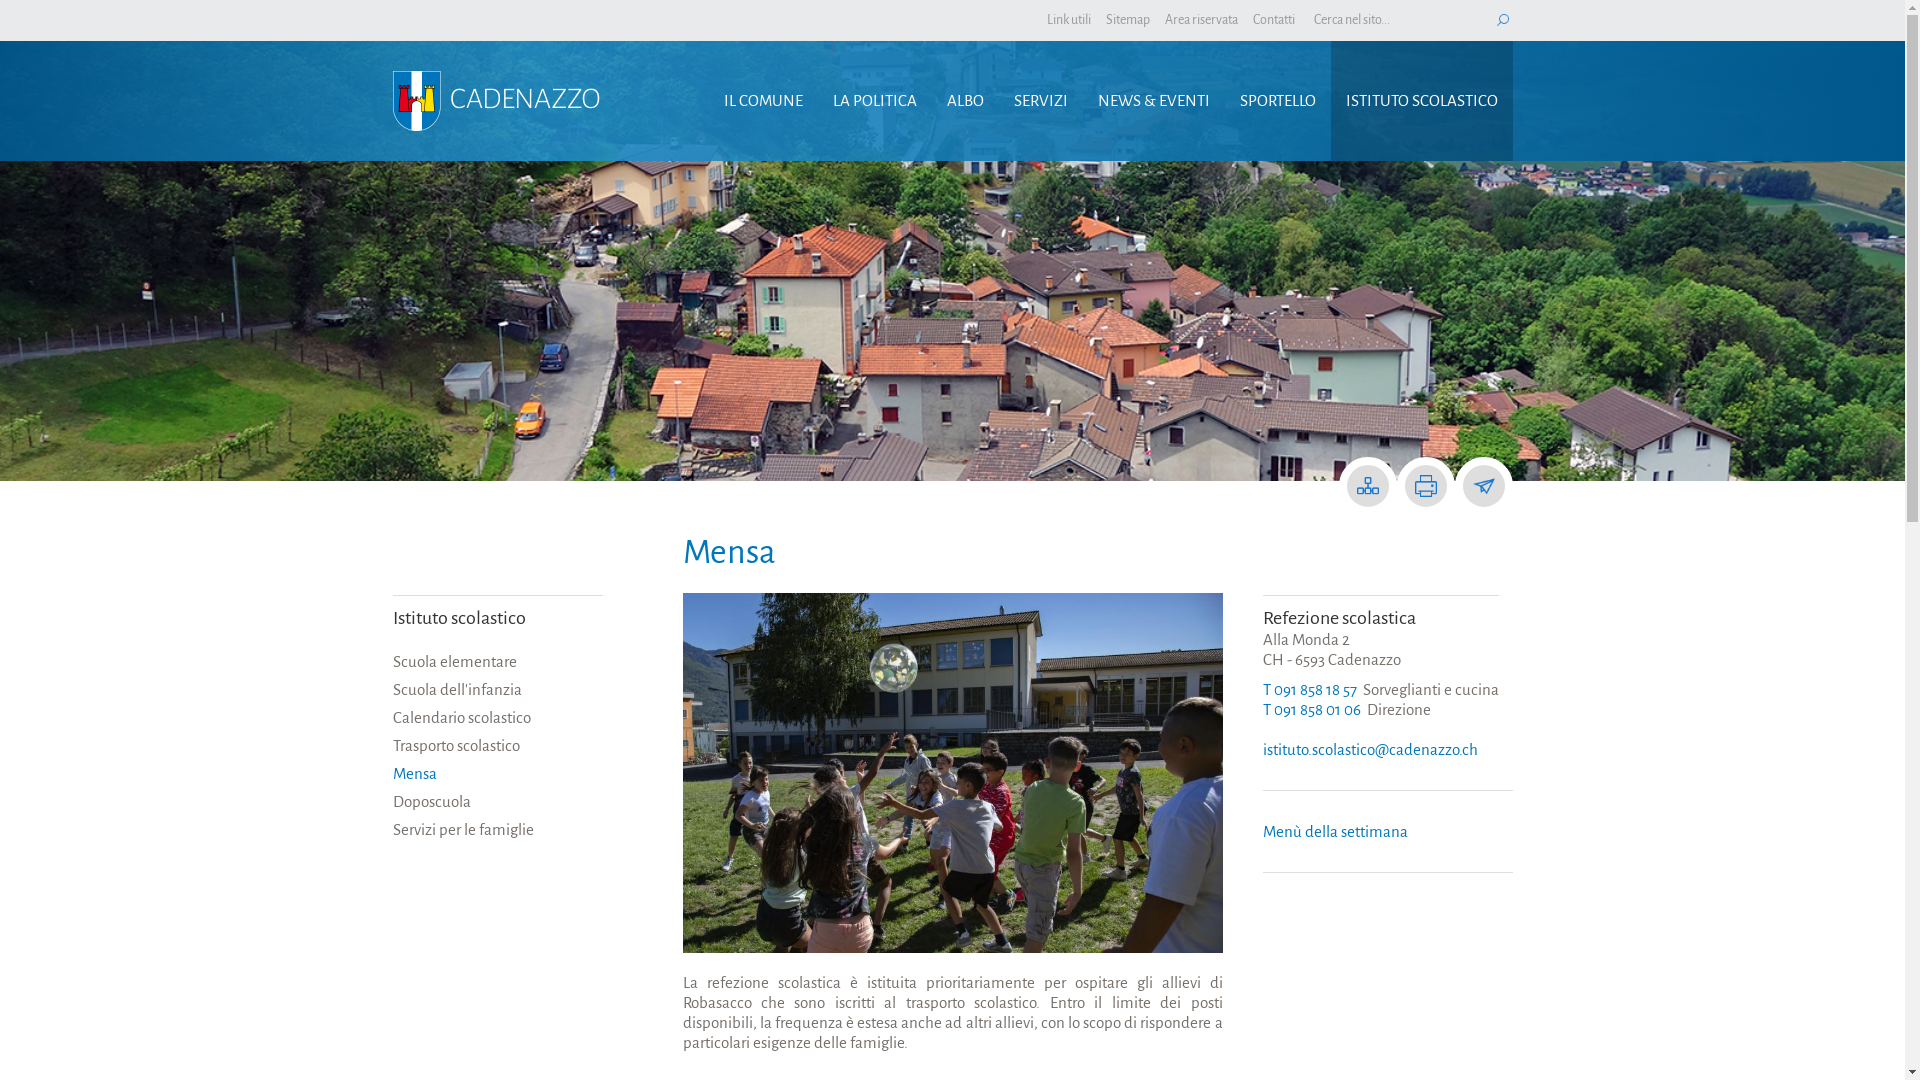 This screenshot has height=1080, width=1920. What do you see at coordinates (1251, 20) in the screenshot?
I see `'Contatti'` at bounding box center [1251, 20].